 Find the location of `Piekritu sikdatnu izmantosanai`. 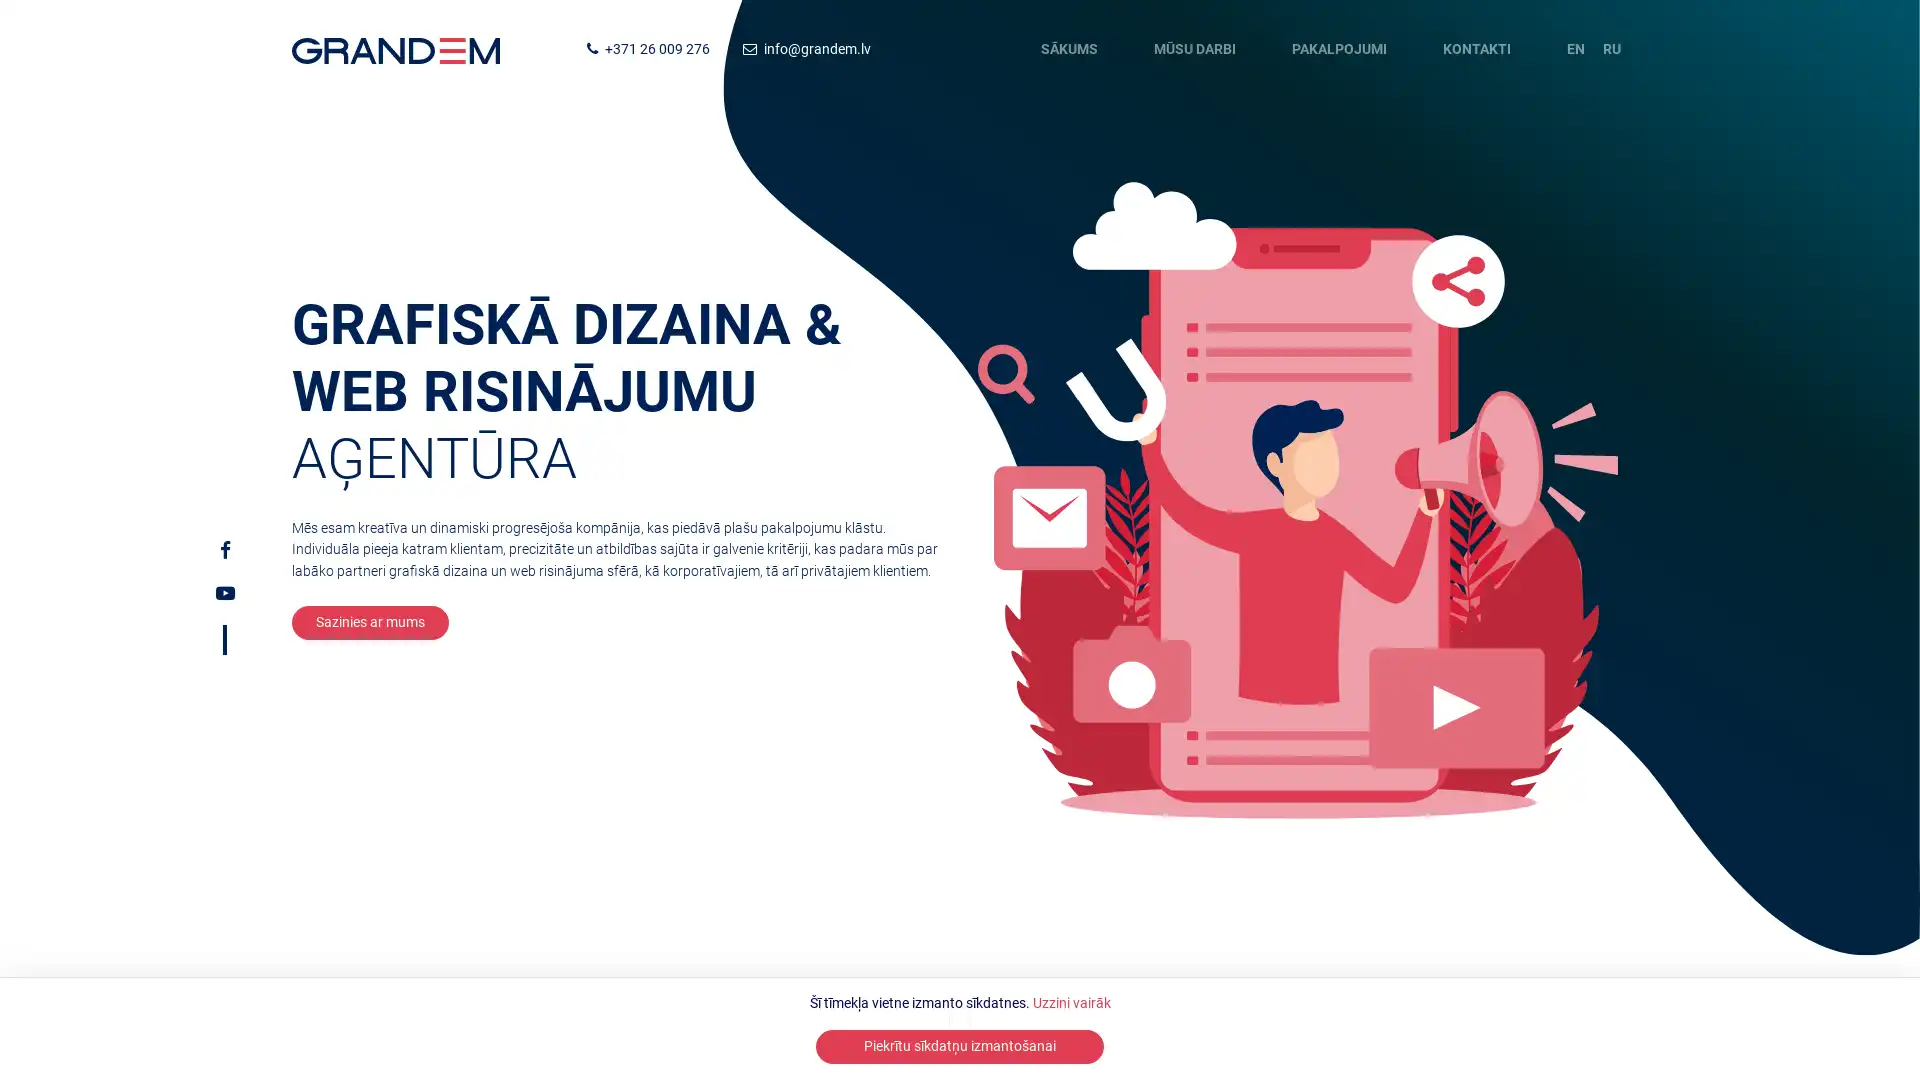

Piekritu sikdatnu izmantosanai is located at coordinates (960, 1045).